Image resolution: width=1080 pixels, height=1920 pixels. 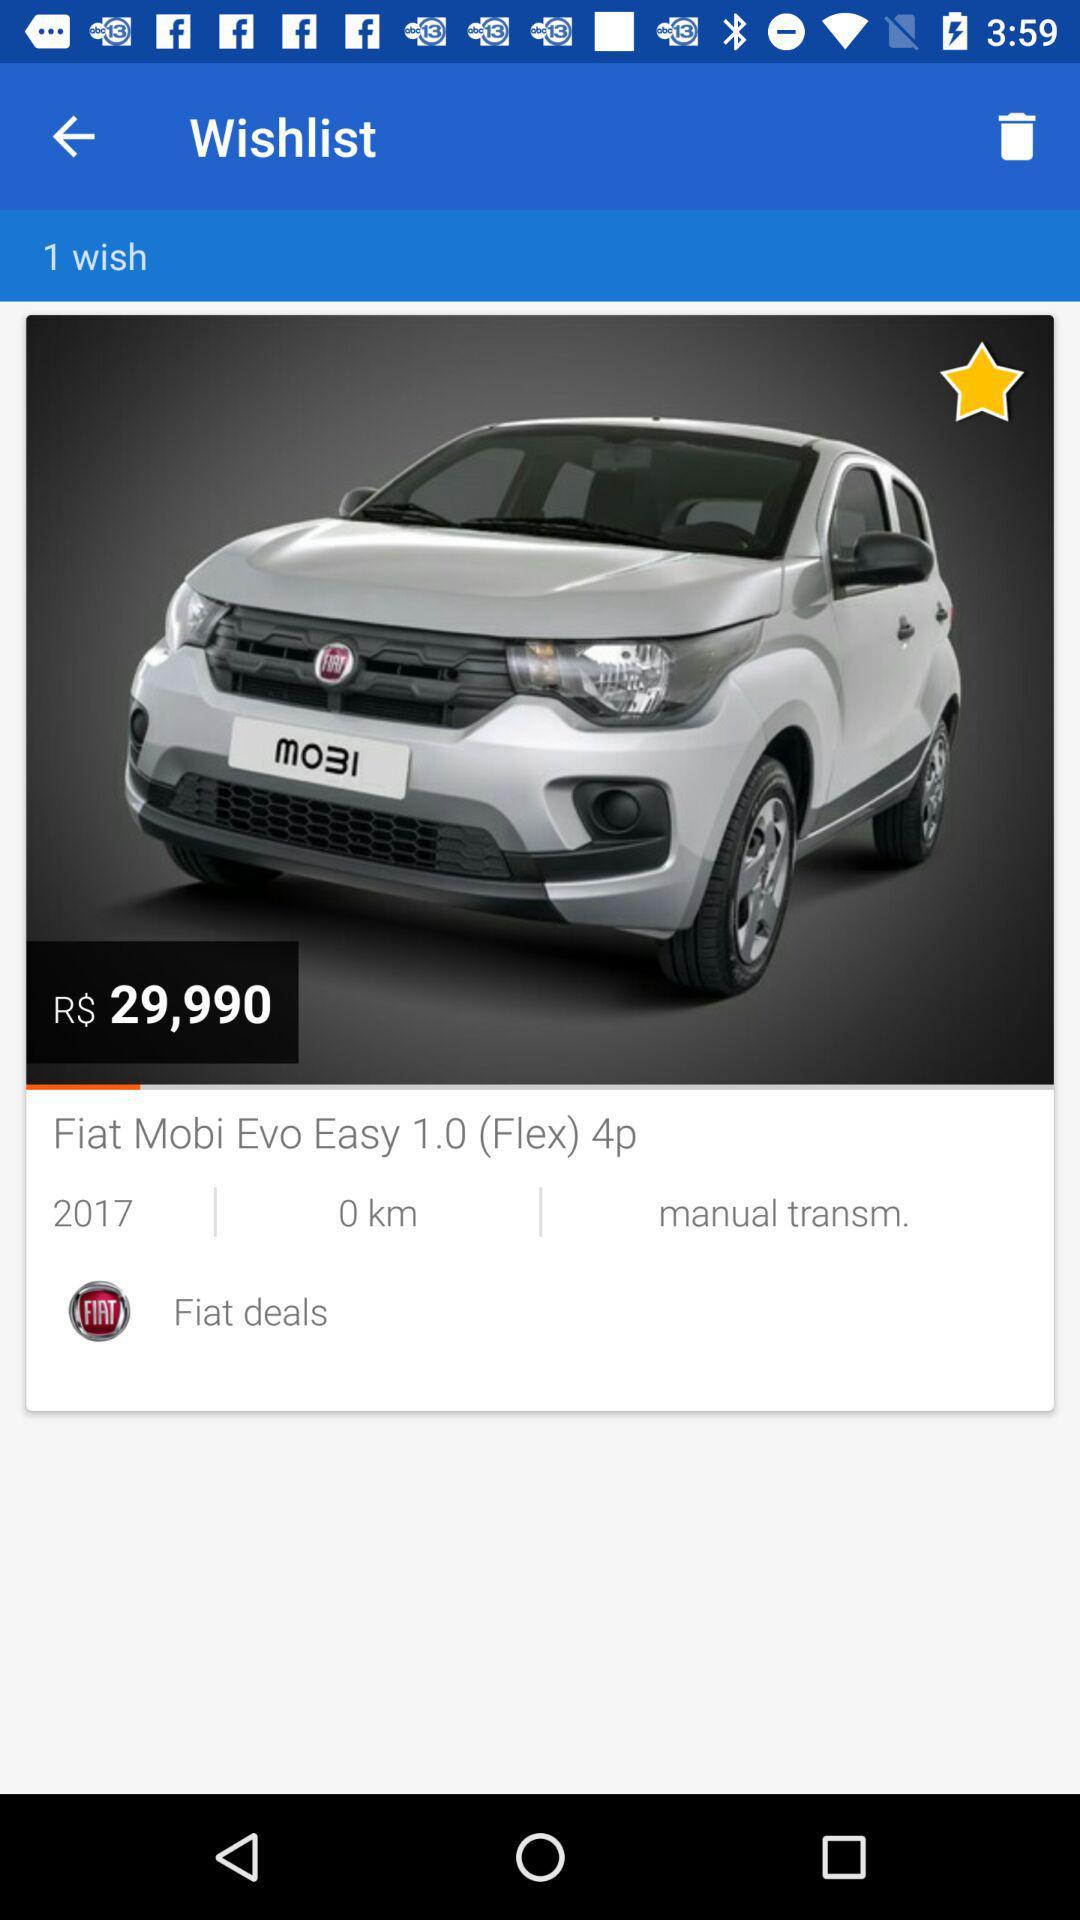 What do you see at coordinates (190, 1002) in the screenshot?
I see `the item below 1 wish item` at bounding box center [190, 1002].